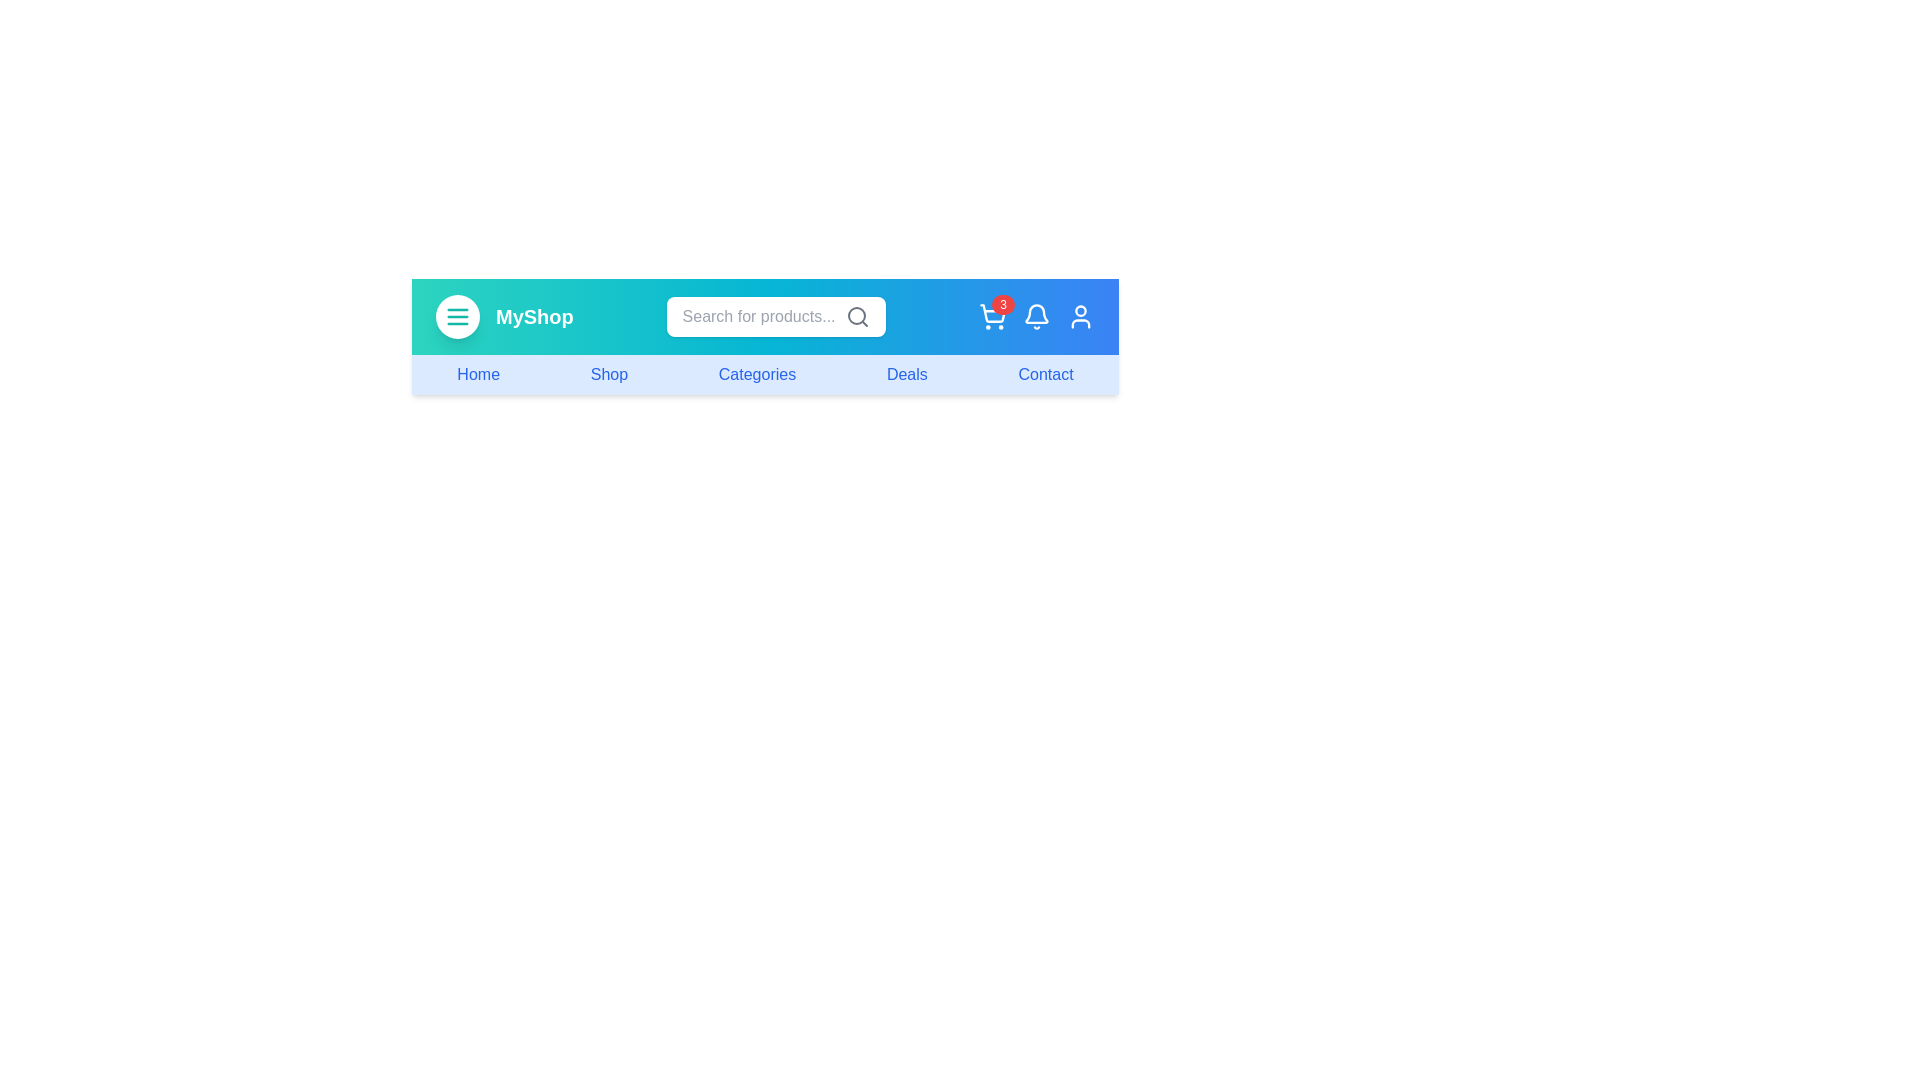 The width and height of the screenshot is (1920, 1080). What do you see at coordinates (756, 374) in the screenshot?
I see `the navigation link labeled Categories to navigate to the corresponding section` at bounding box center [756, 374].